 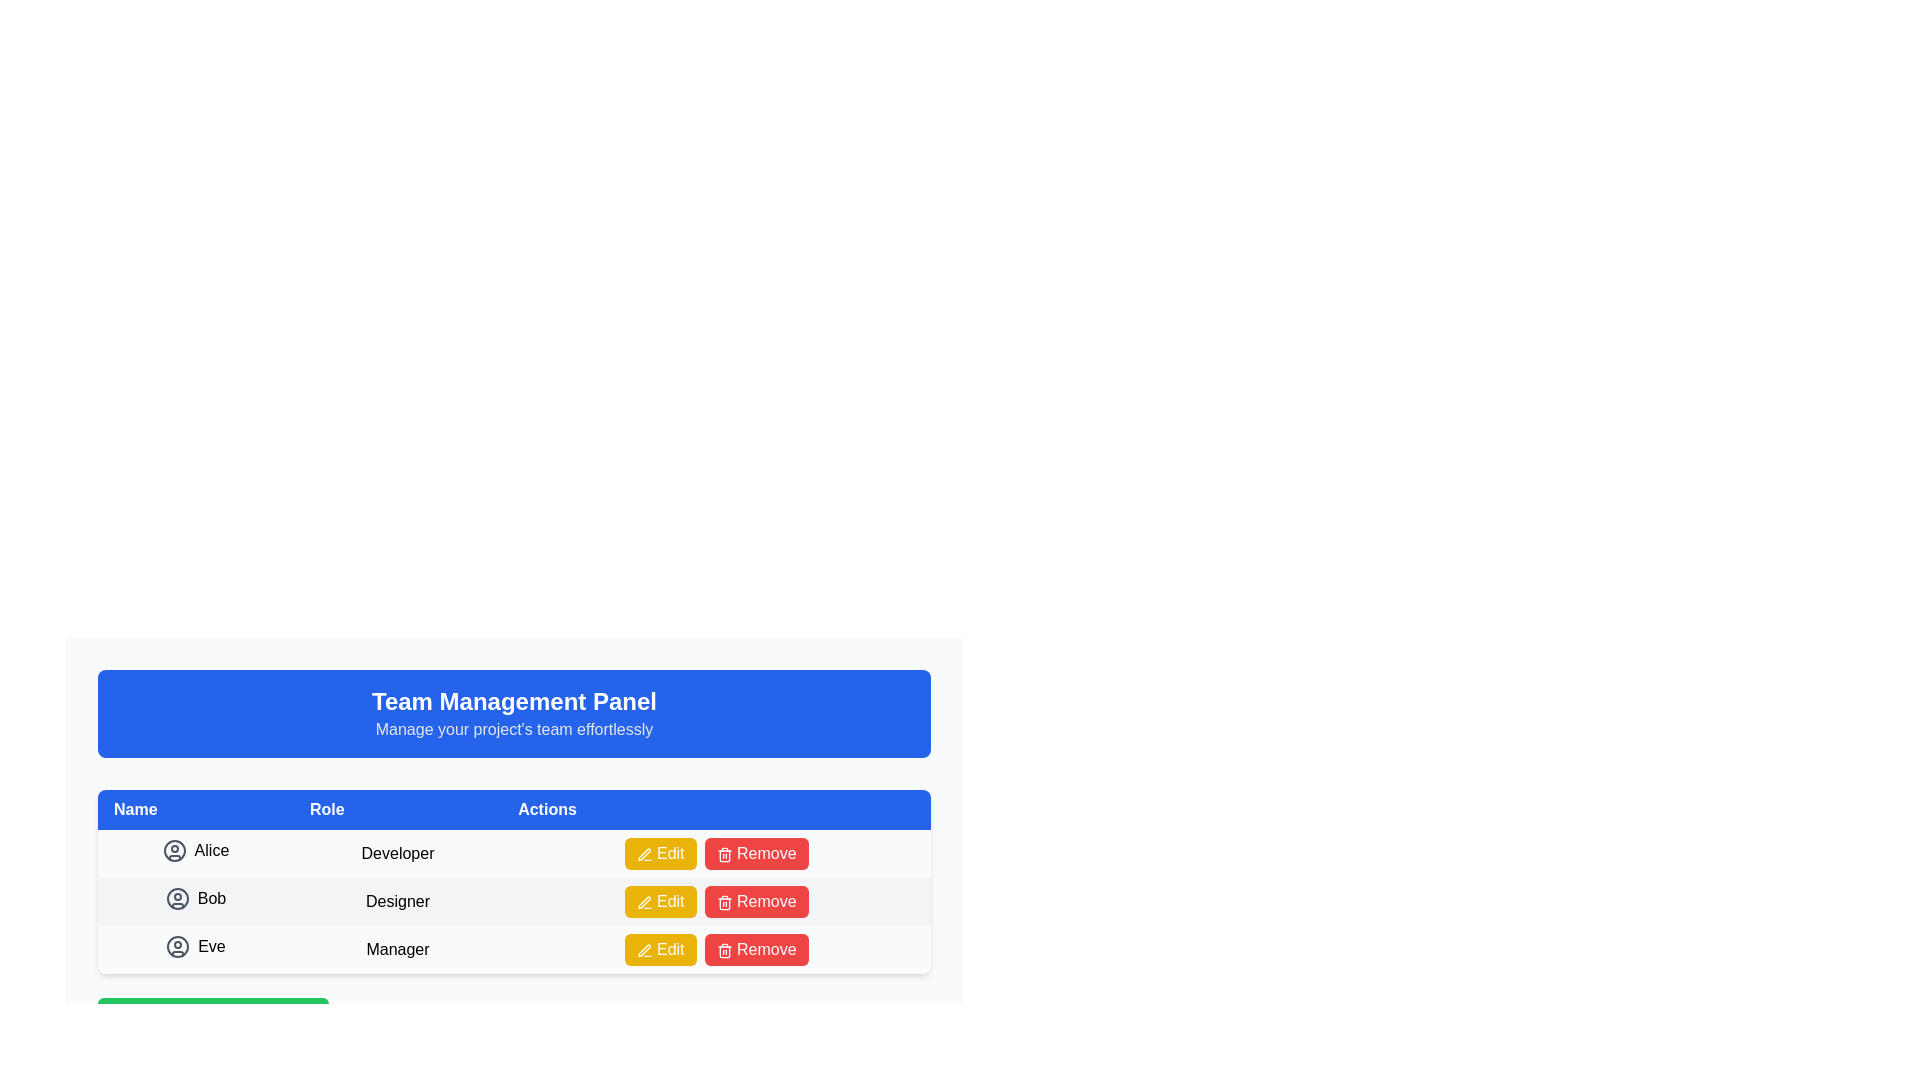 What do you see at coordinates (716, 902) in the screenshot?
I see `the 'Remove' button, which is the red button with a trashcan icon located in the Actions column for Bob, the Designer` at bounding box center [716, 902].